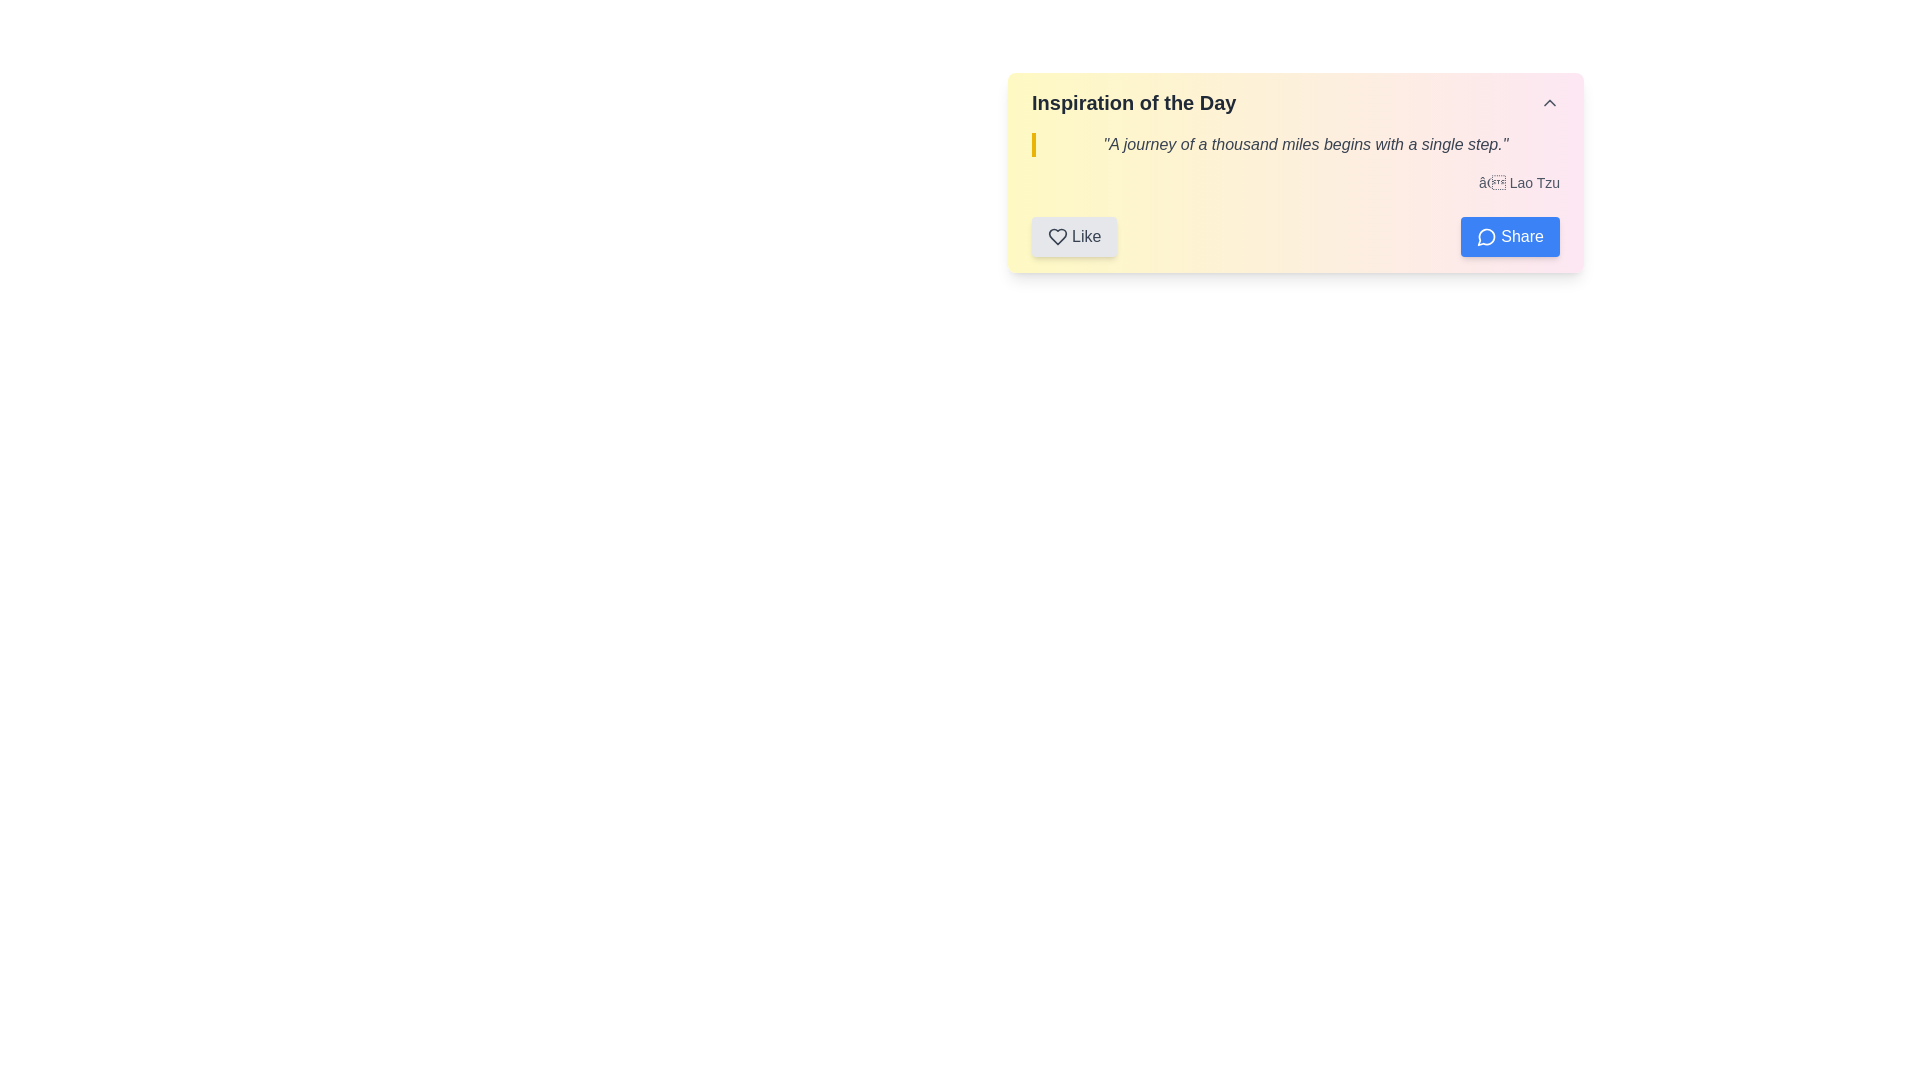  Describe the element at coordinates (1056, 235) in the screenshot. I see `the heart icon that represents 'likes' or 'favorites', located to the left of the 'Like' text within a horizontally aligned group of elements` at that location.